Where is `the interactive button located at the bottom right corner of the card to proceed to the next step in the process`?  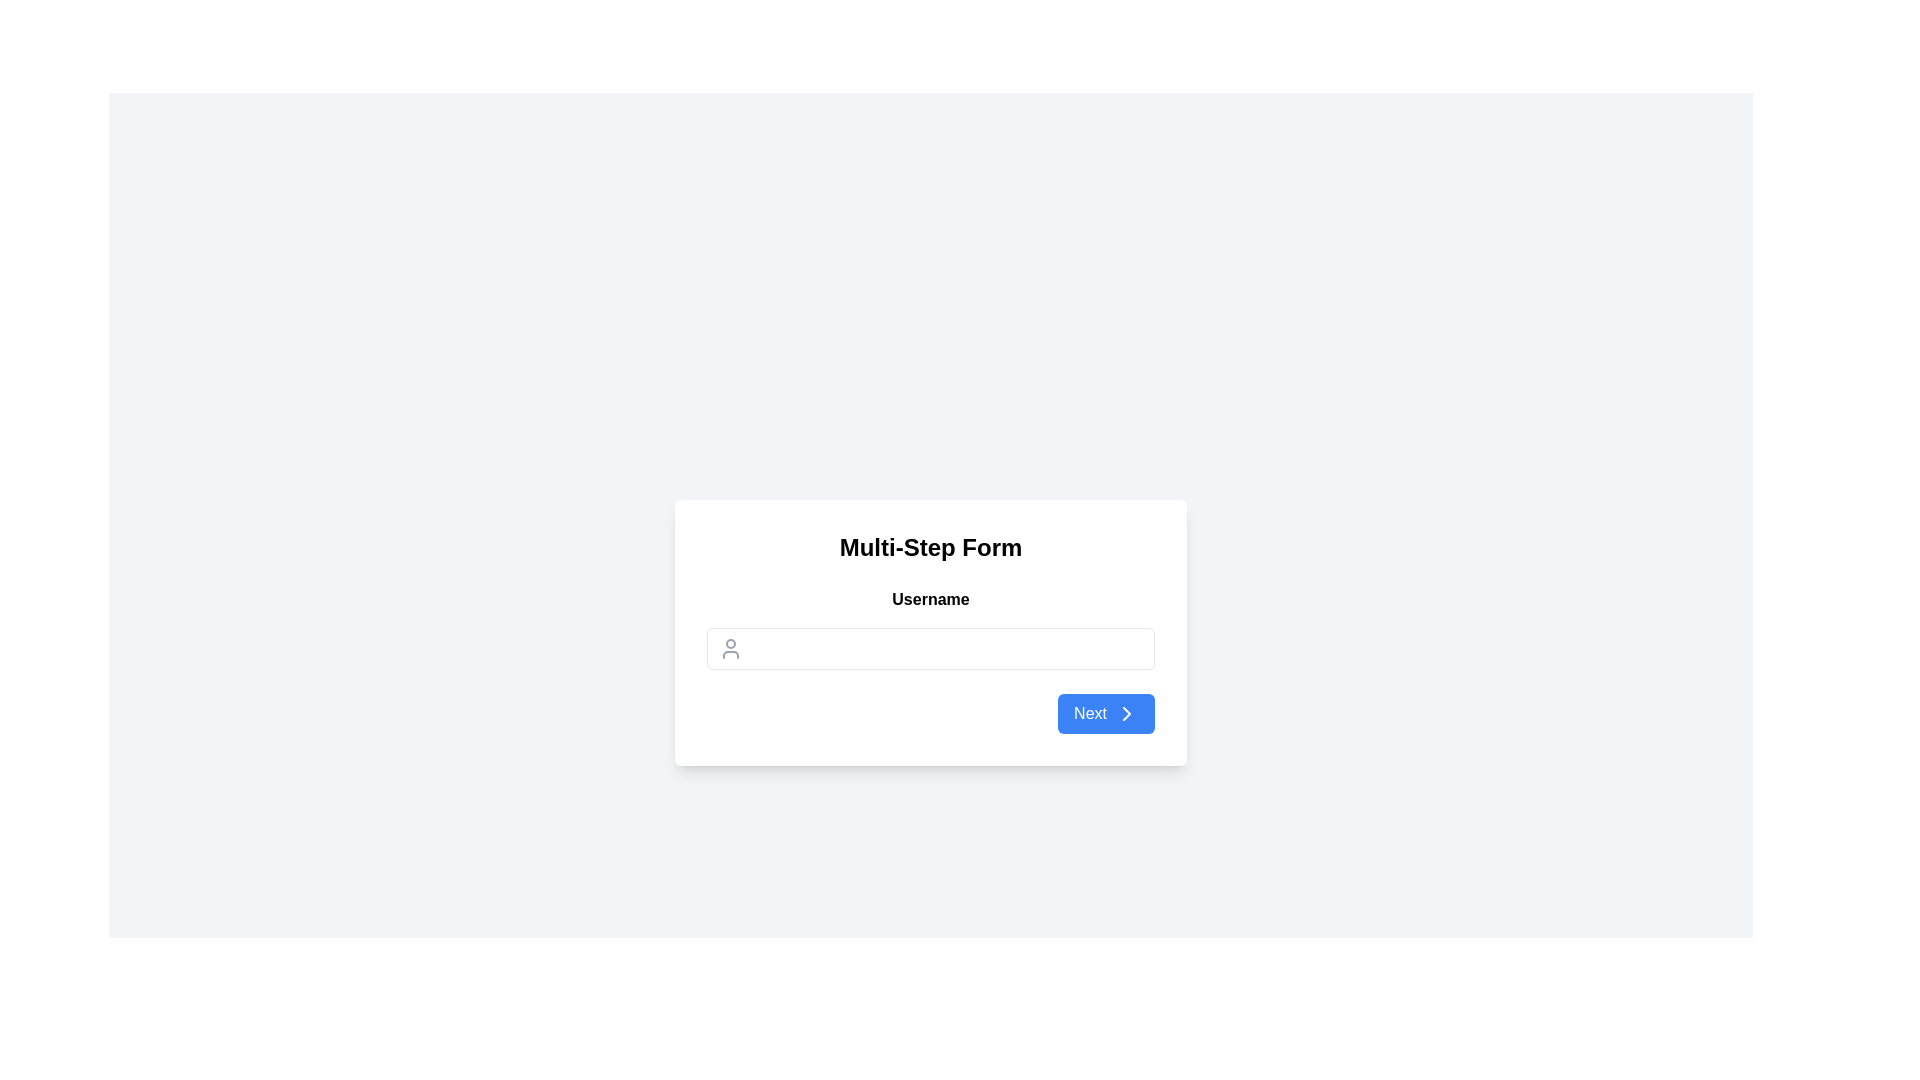 the interactive button located at the bottom right corner of the card to proceed to the next step in the process is located at coordinates (1105, 712).